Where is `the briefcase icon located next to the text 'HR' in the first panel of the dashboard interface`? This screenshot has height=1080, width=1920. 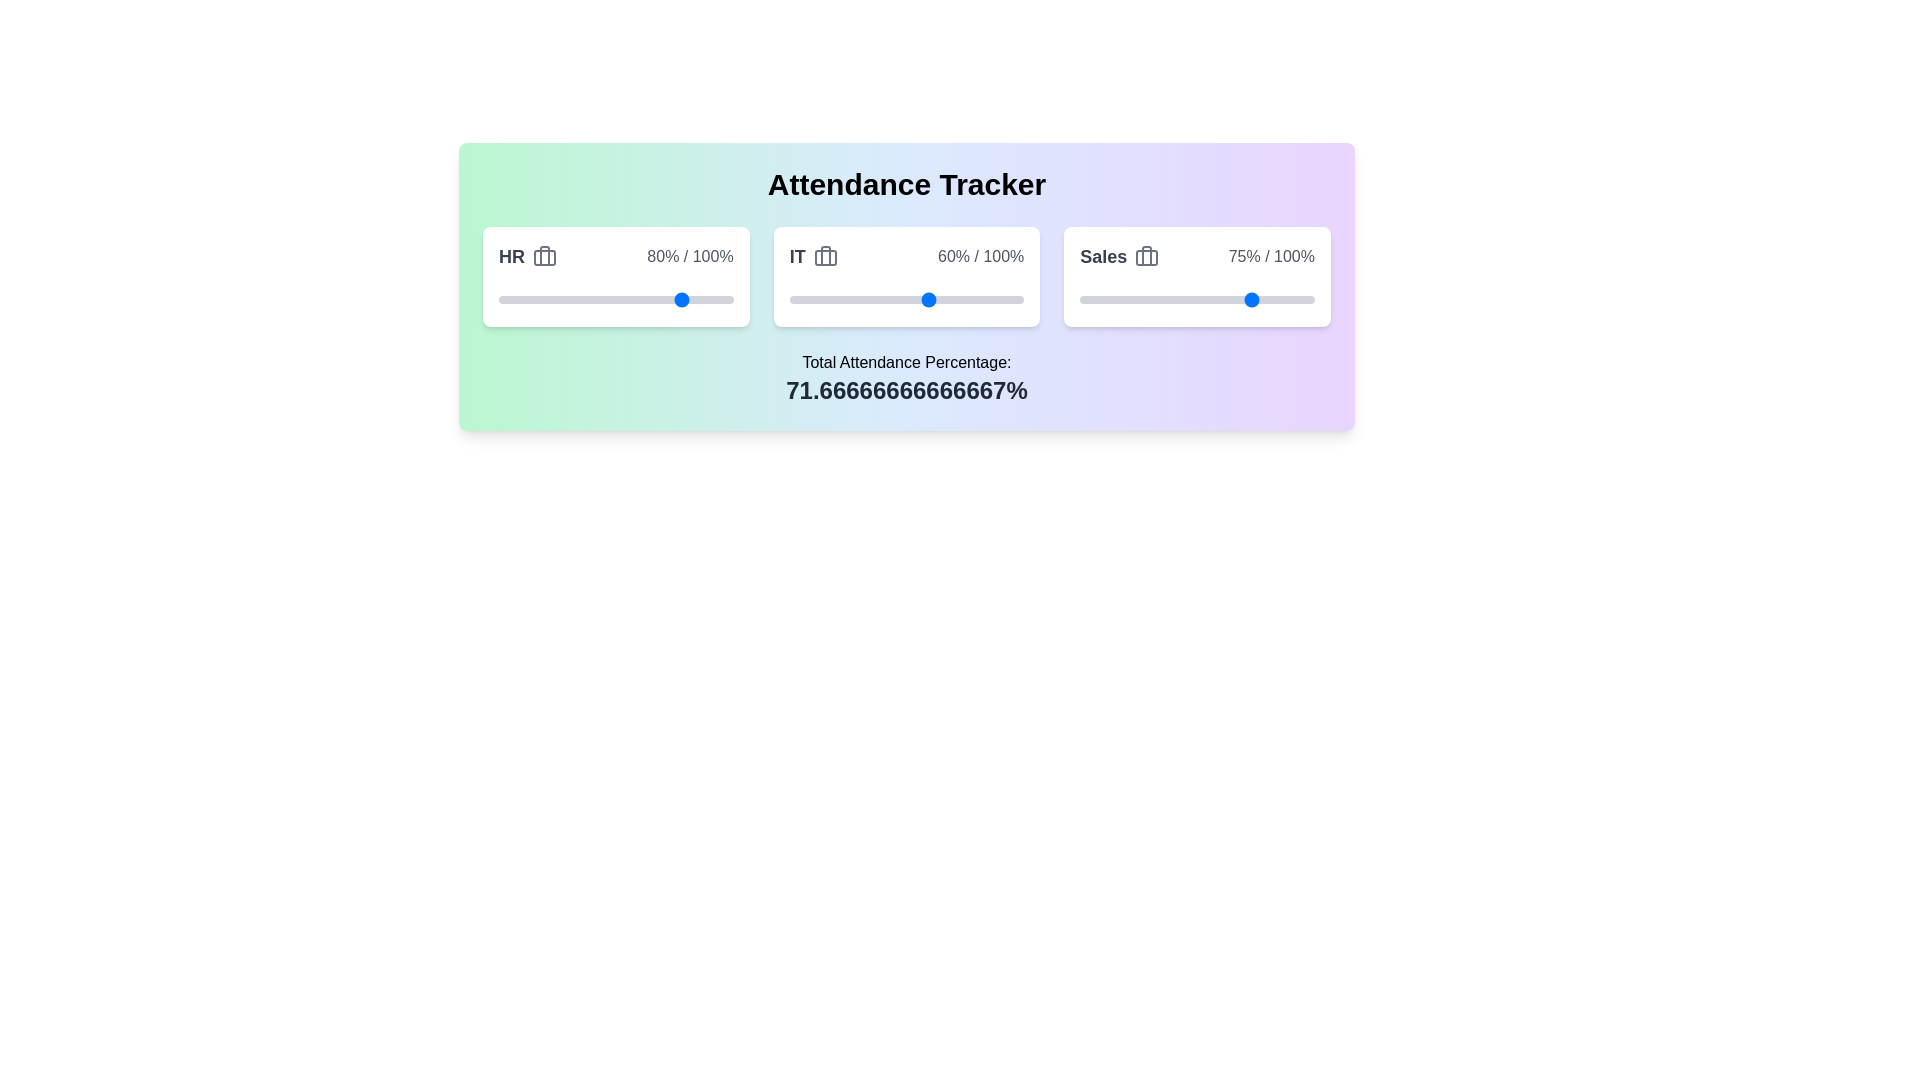 the briefcase icon located next to the text 'HR' in the first panel of the dashboard interface is located at coordinates (545, 256).